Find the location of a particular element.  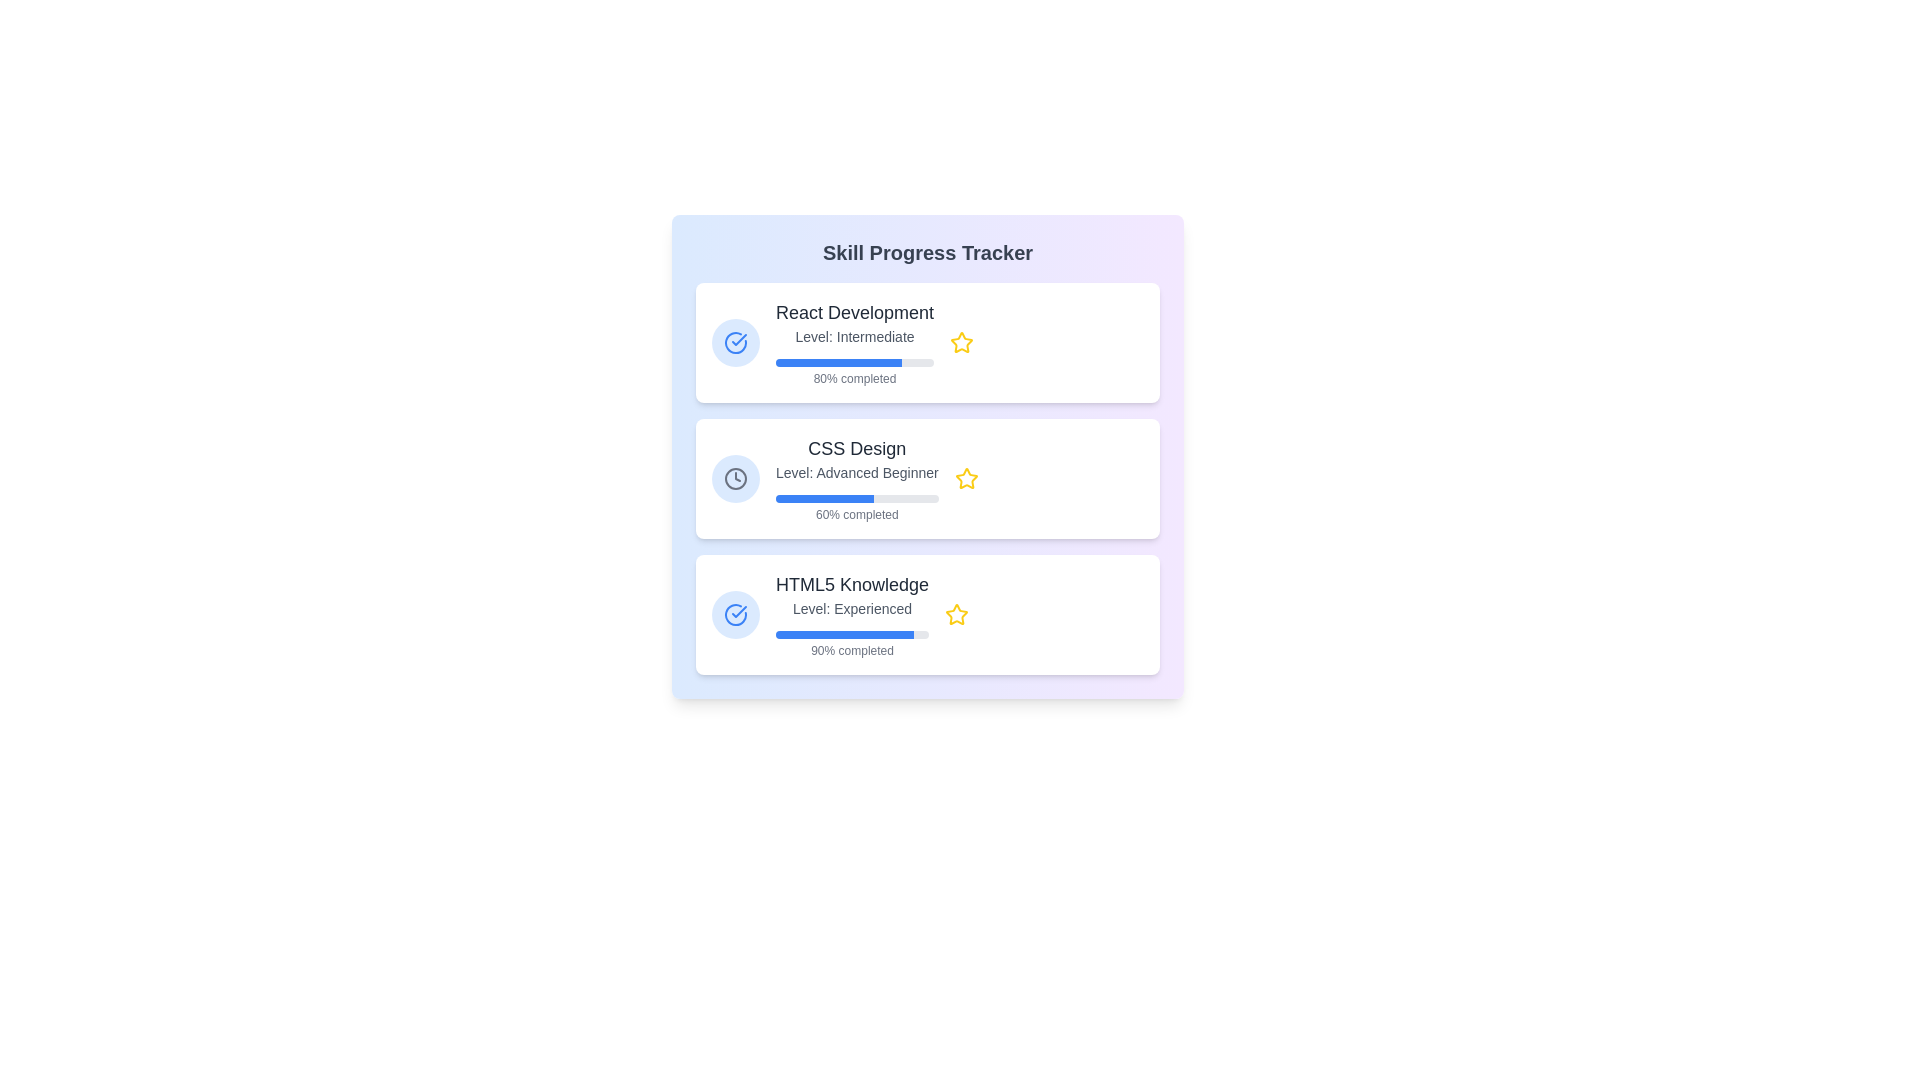

text label displaying '60% completed' beneath the progress bar in the CSS Design skill progress tracker card is located at coordinates (857, 505).